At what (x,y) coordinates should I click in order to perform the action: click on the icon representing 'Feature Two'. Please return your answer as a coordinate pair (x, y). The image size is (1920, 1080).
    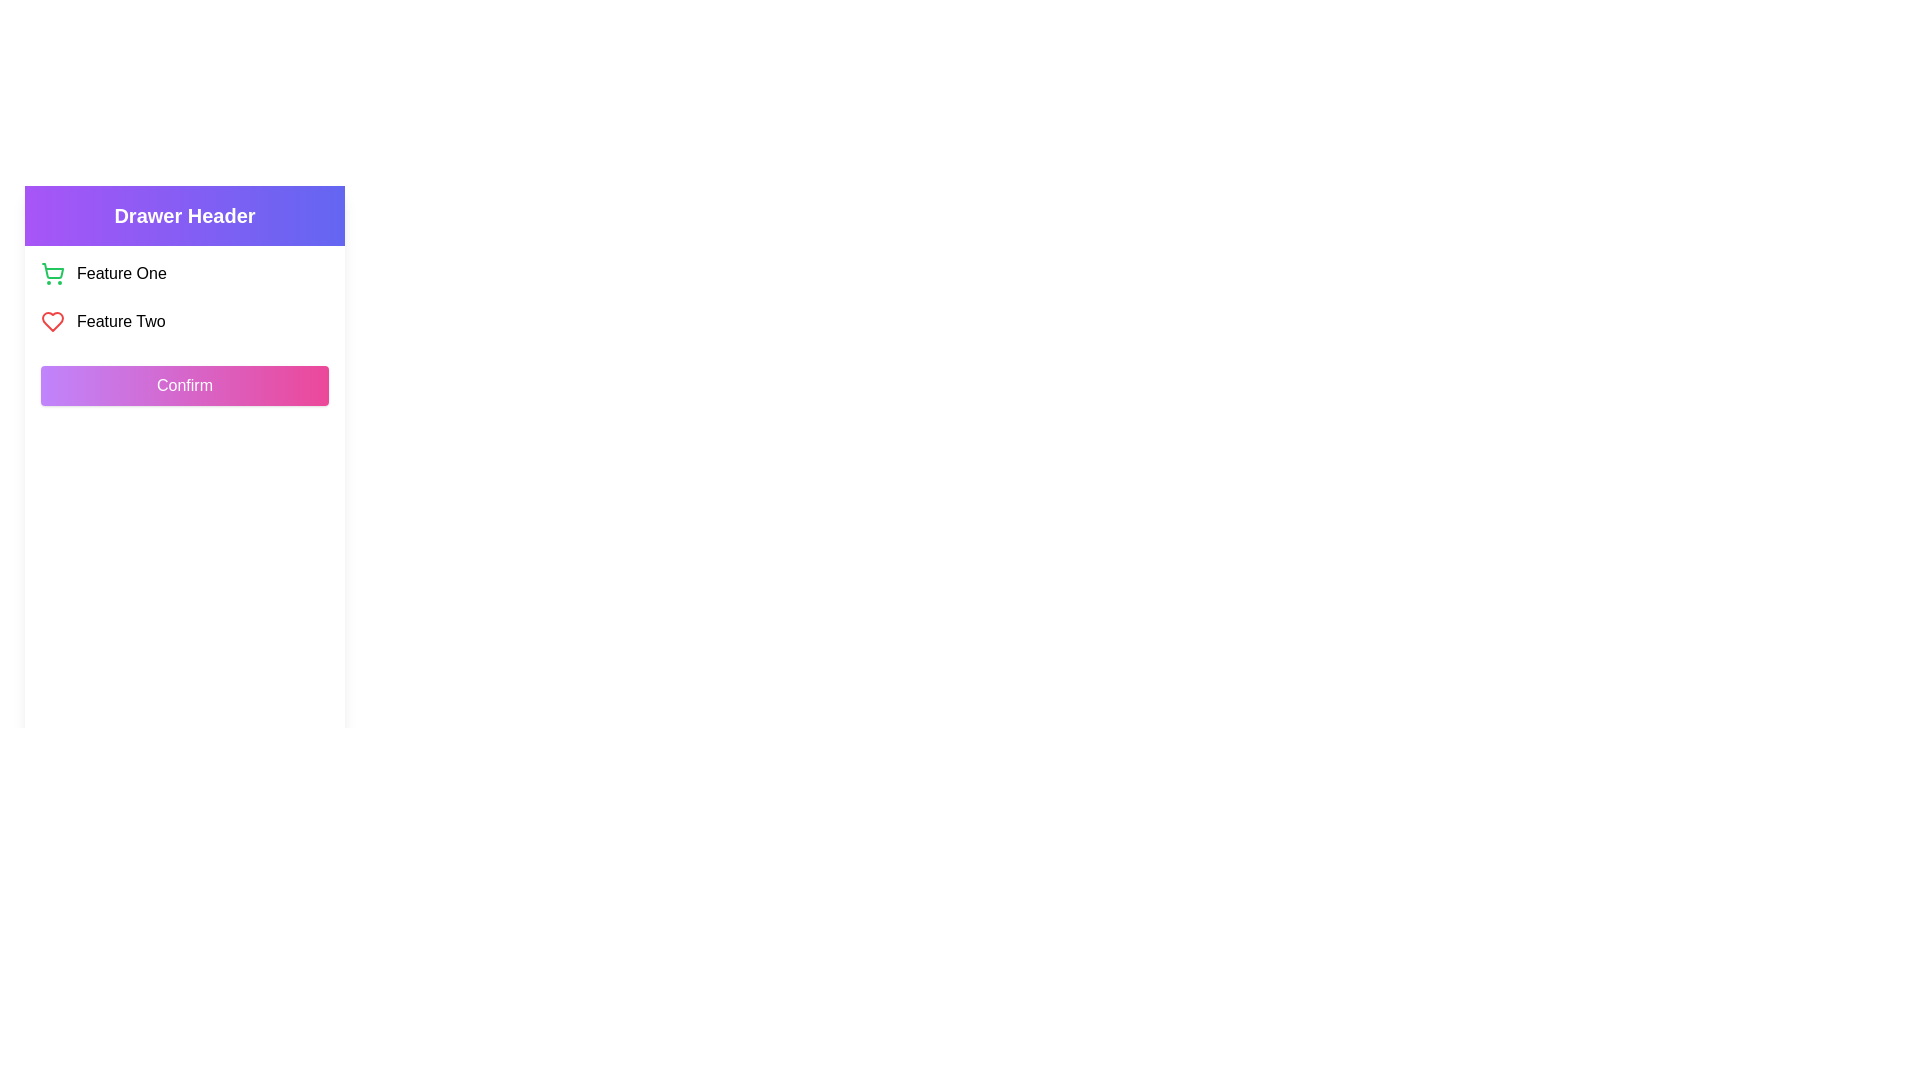
    Looking at the image, I should click on (52, 320).